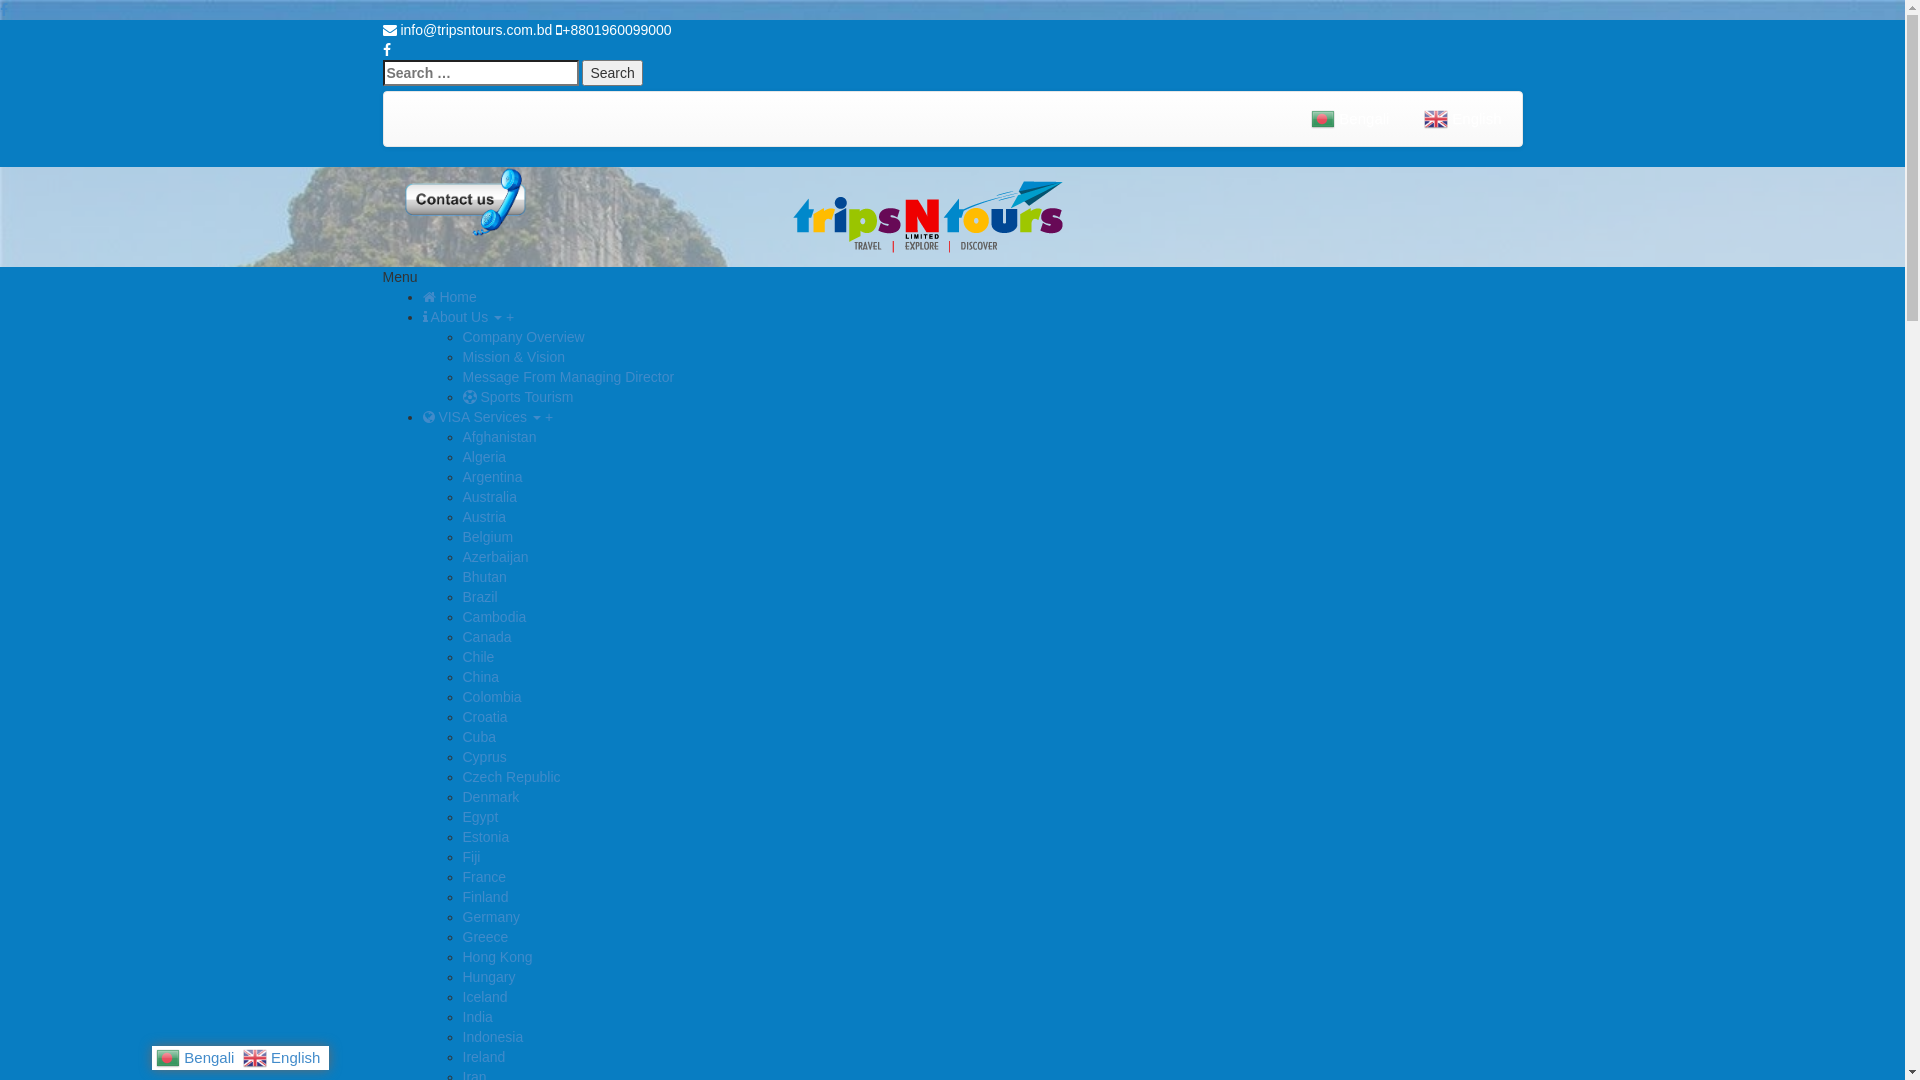 Image resolution: width=1920 pixels, height=1080 pixels. What do you see at coordinates (477, 736) in the screenshot?
I see `'Cuba'` at bounding box center [477, 736].